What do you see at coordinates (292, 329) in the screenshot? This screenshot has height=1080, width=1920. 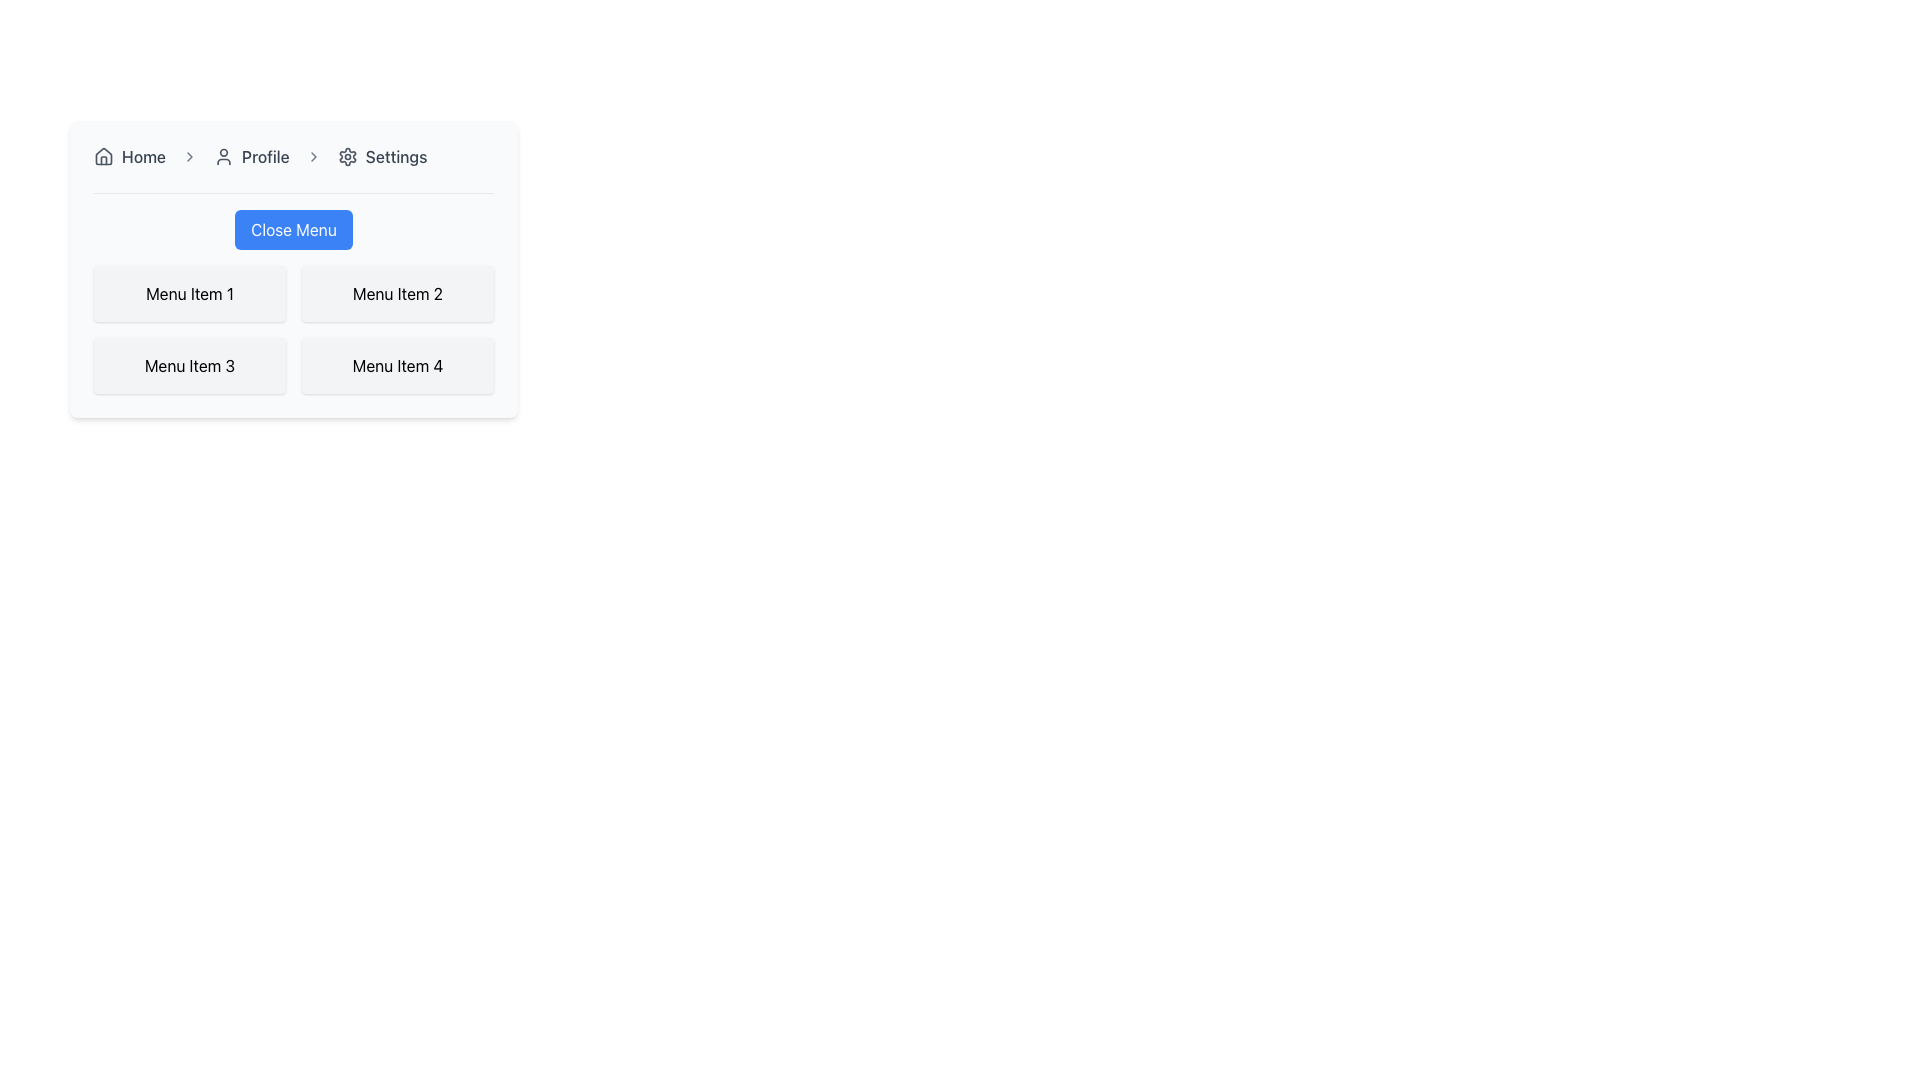 I see `the group of interactive items or menu block element containing four buttons arranged in a 2x2 grid for keyboard navigation` at bounding box center [292, 329].